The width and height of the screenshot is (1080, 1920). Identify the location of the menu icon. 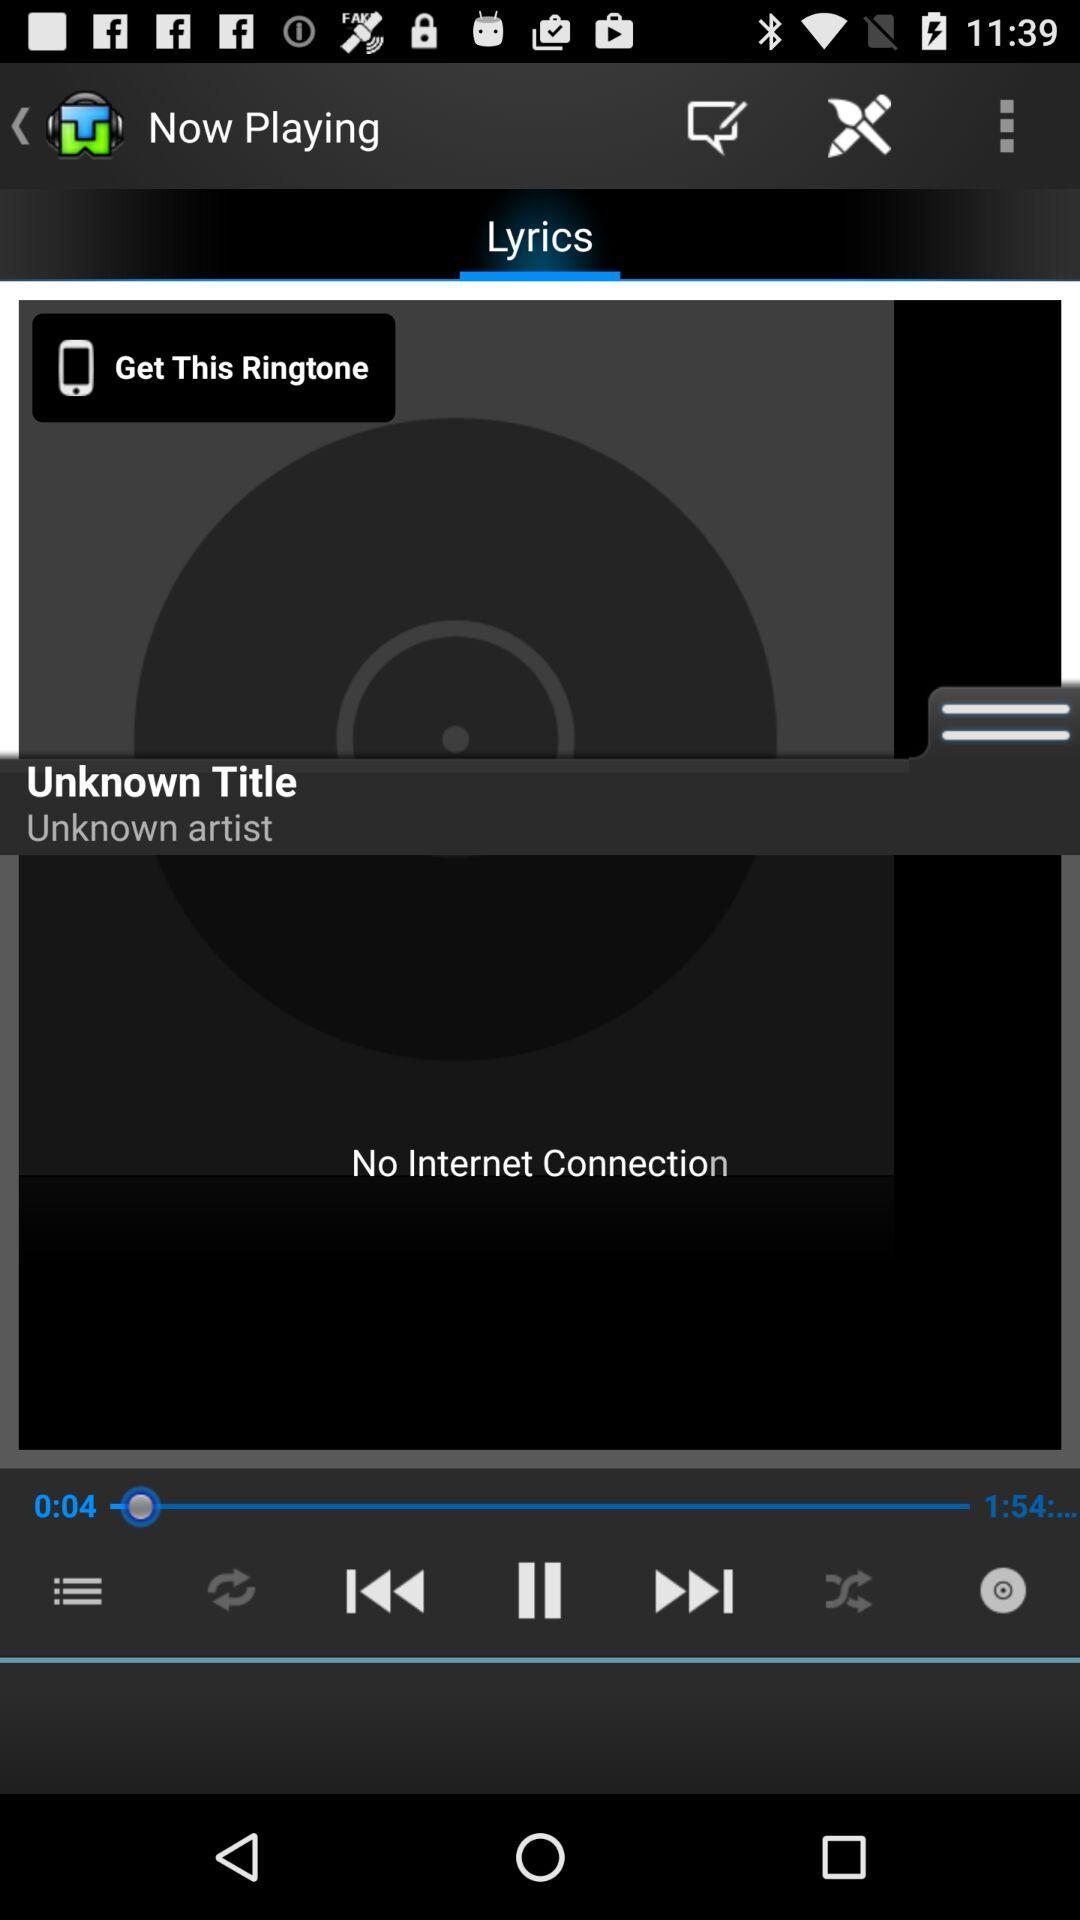
(75, 1701).